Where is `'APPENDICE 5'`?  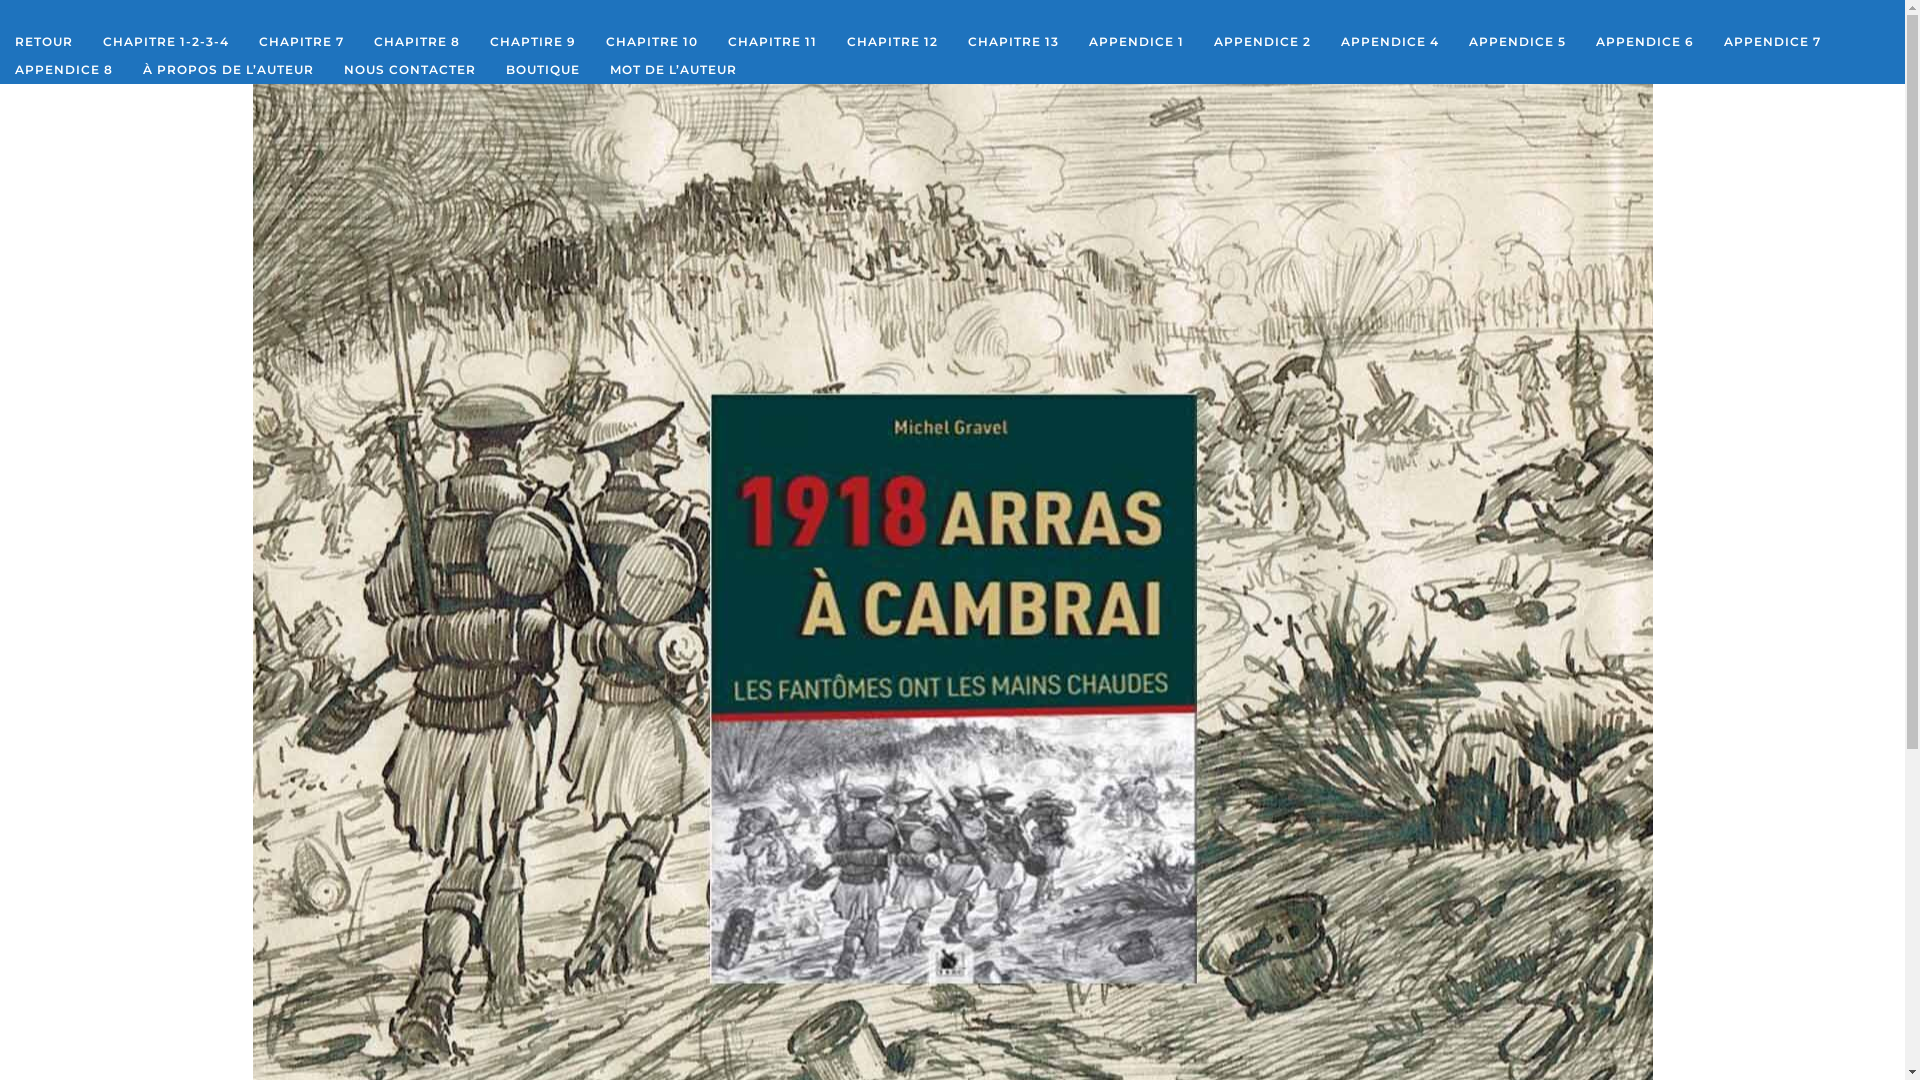
'APPENDICE 5' is located at coordinates (1517, 42).